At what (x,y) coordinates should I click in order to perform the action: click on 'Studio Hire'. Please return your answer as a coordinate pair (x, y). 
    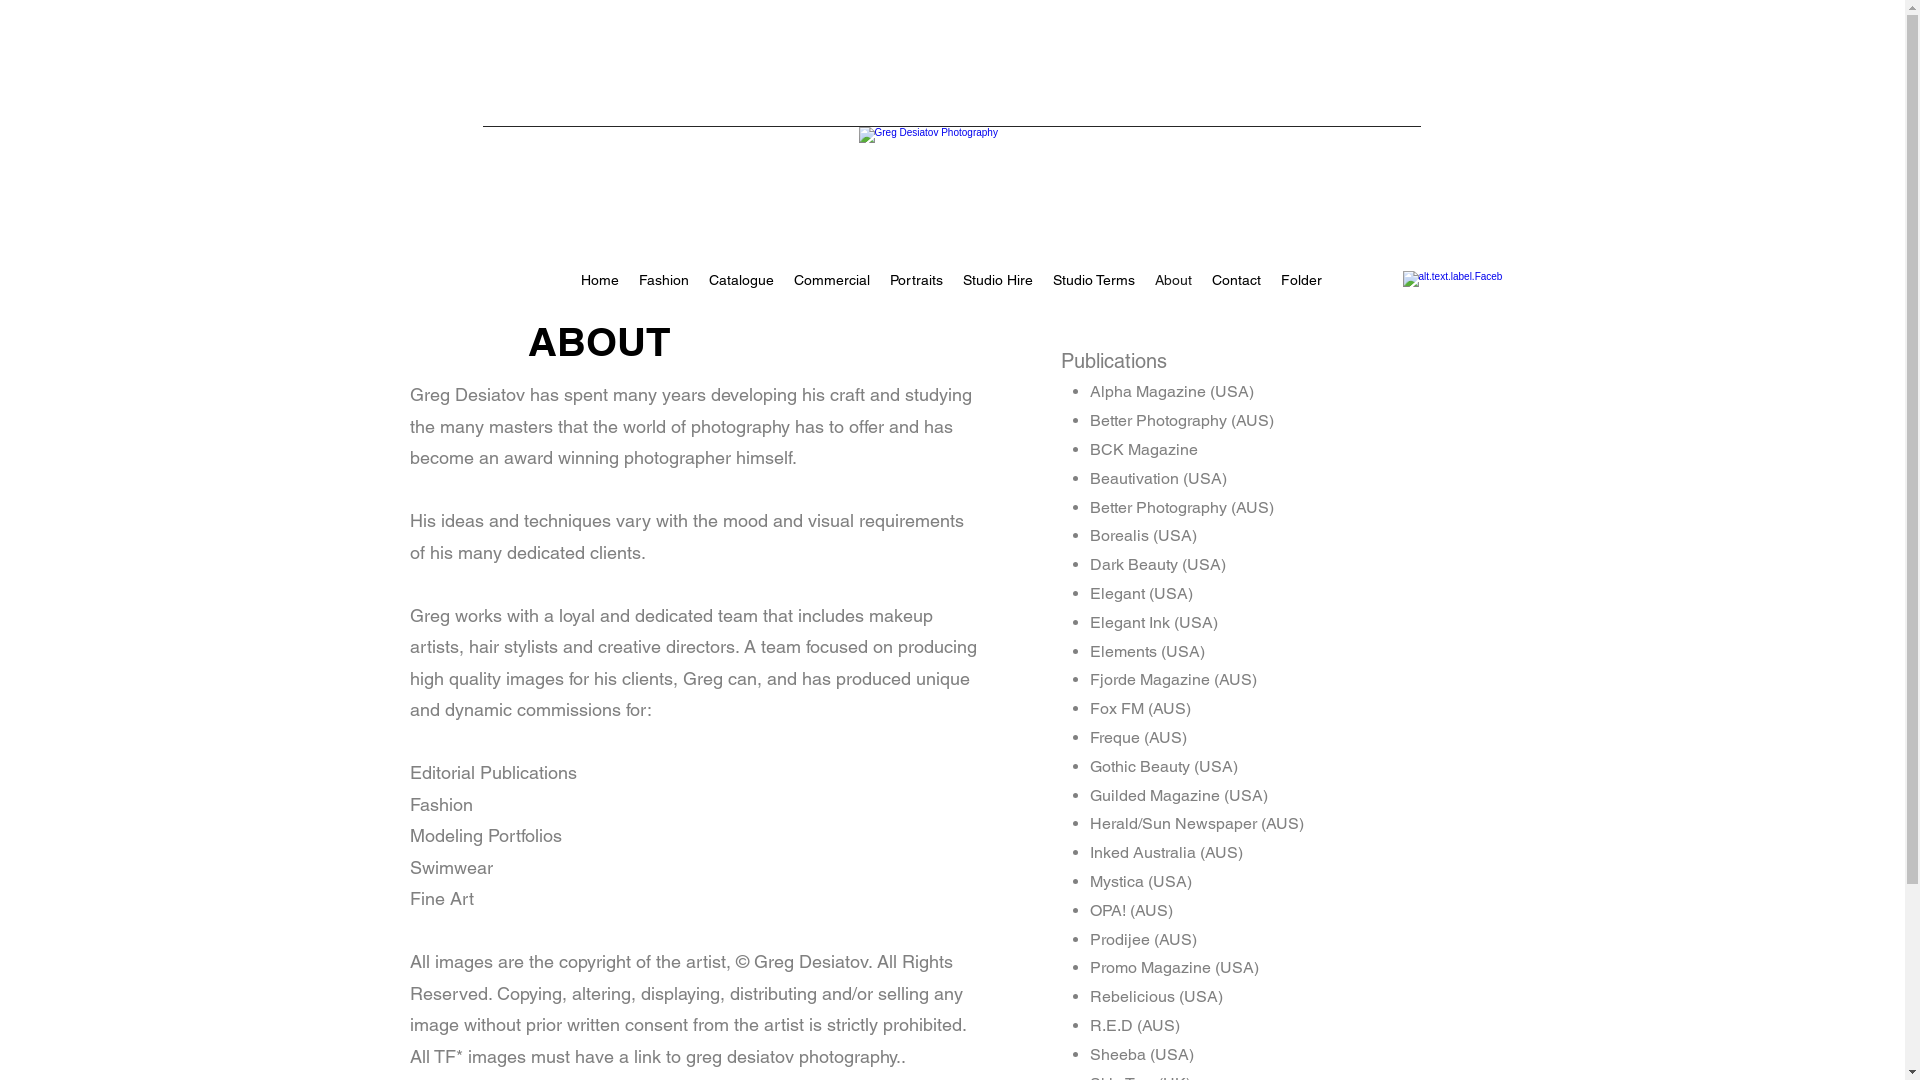
    Looking at the image, I should click on (998, 280).